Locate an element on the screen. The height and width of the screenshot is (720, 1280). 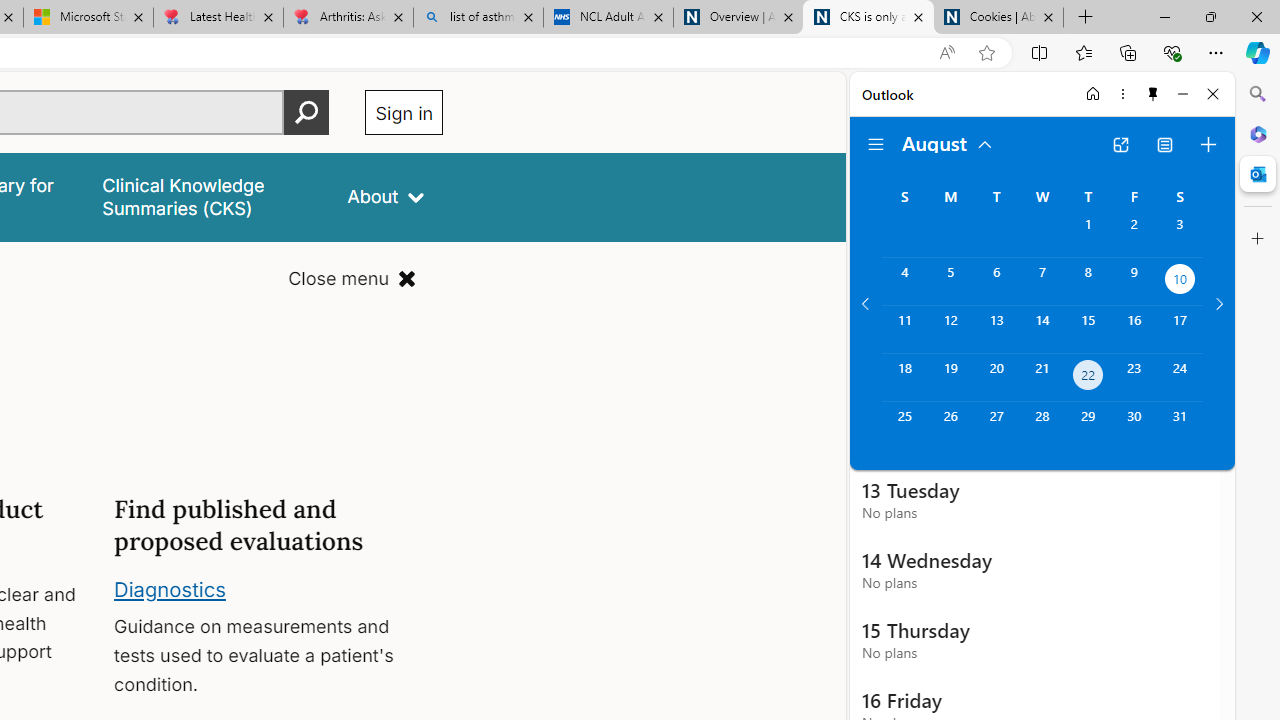
'Cookies | About | NICE' is located at coordinates (999, 17).